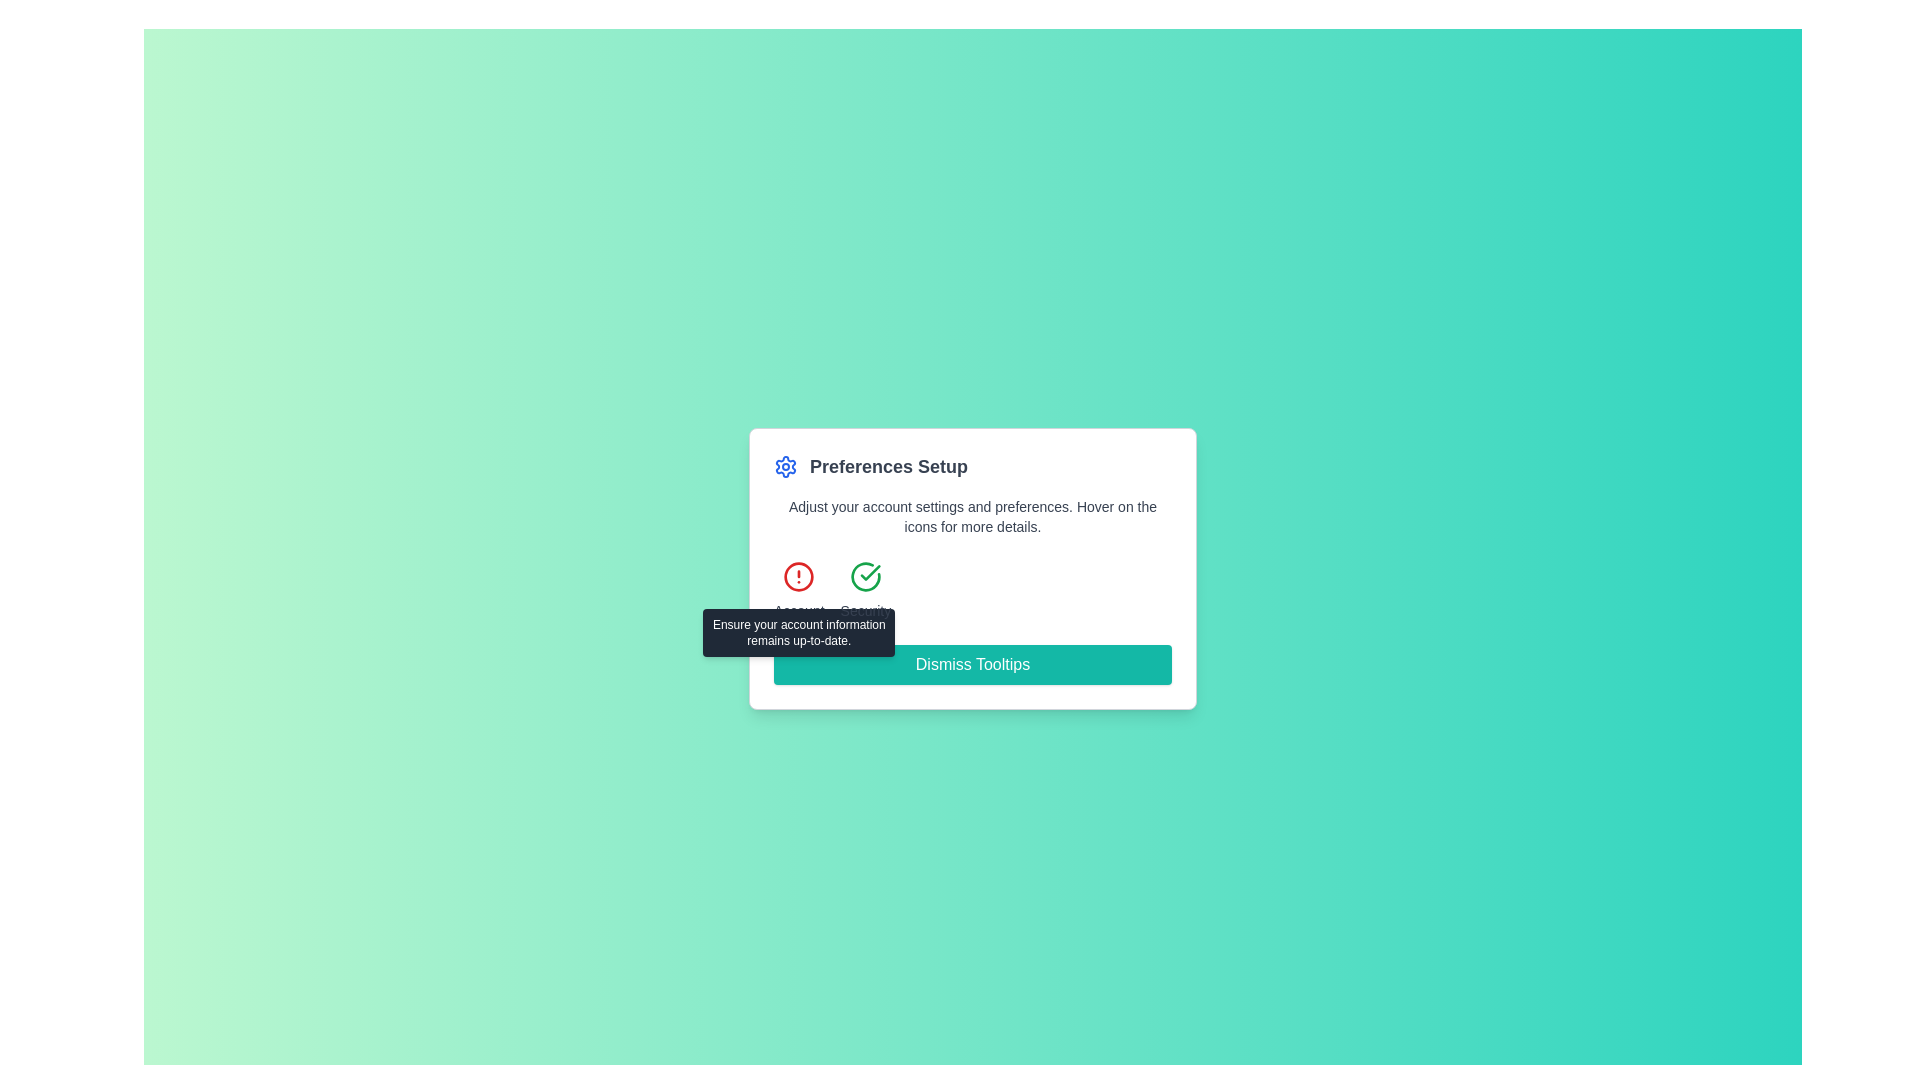 Image resolution: width=1920 pixels, height=1080 pixels. I want to click on the alert or warning icon located at the top-left of the 'Preferences Setup' card to understand the context it is displayed within, so click(798, 577).